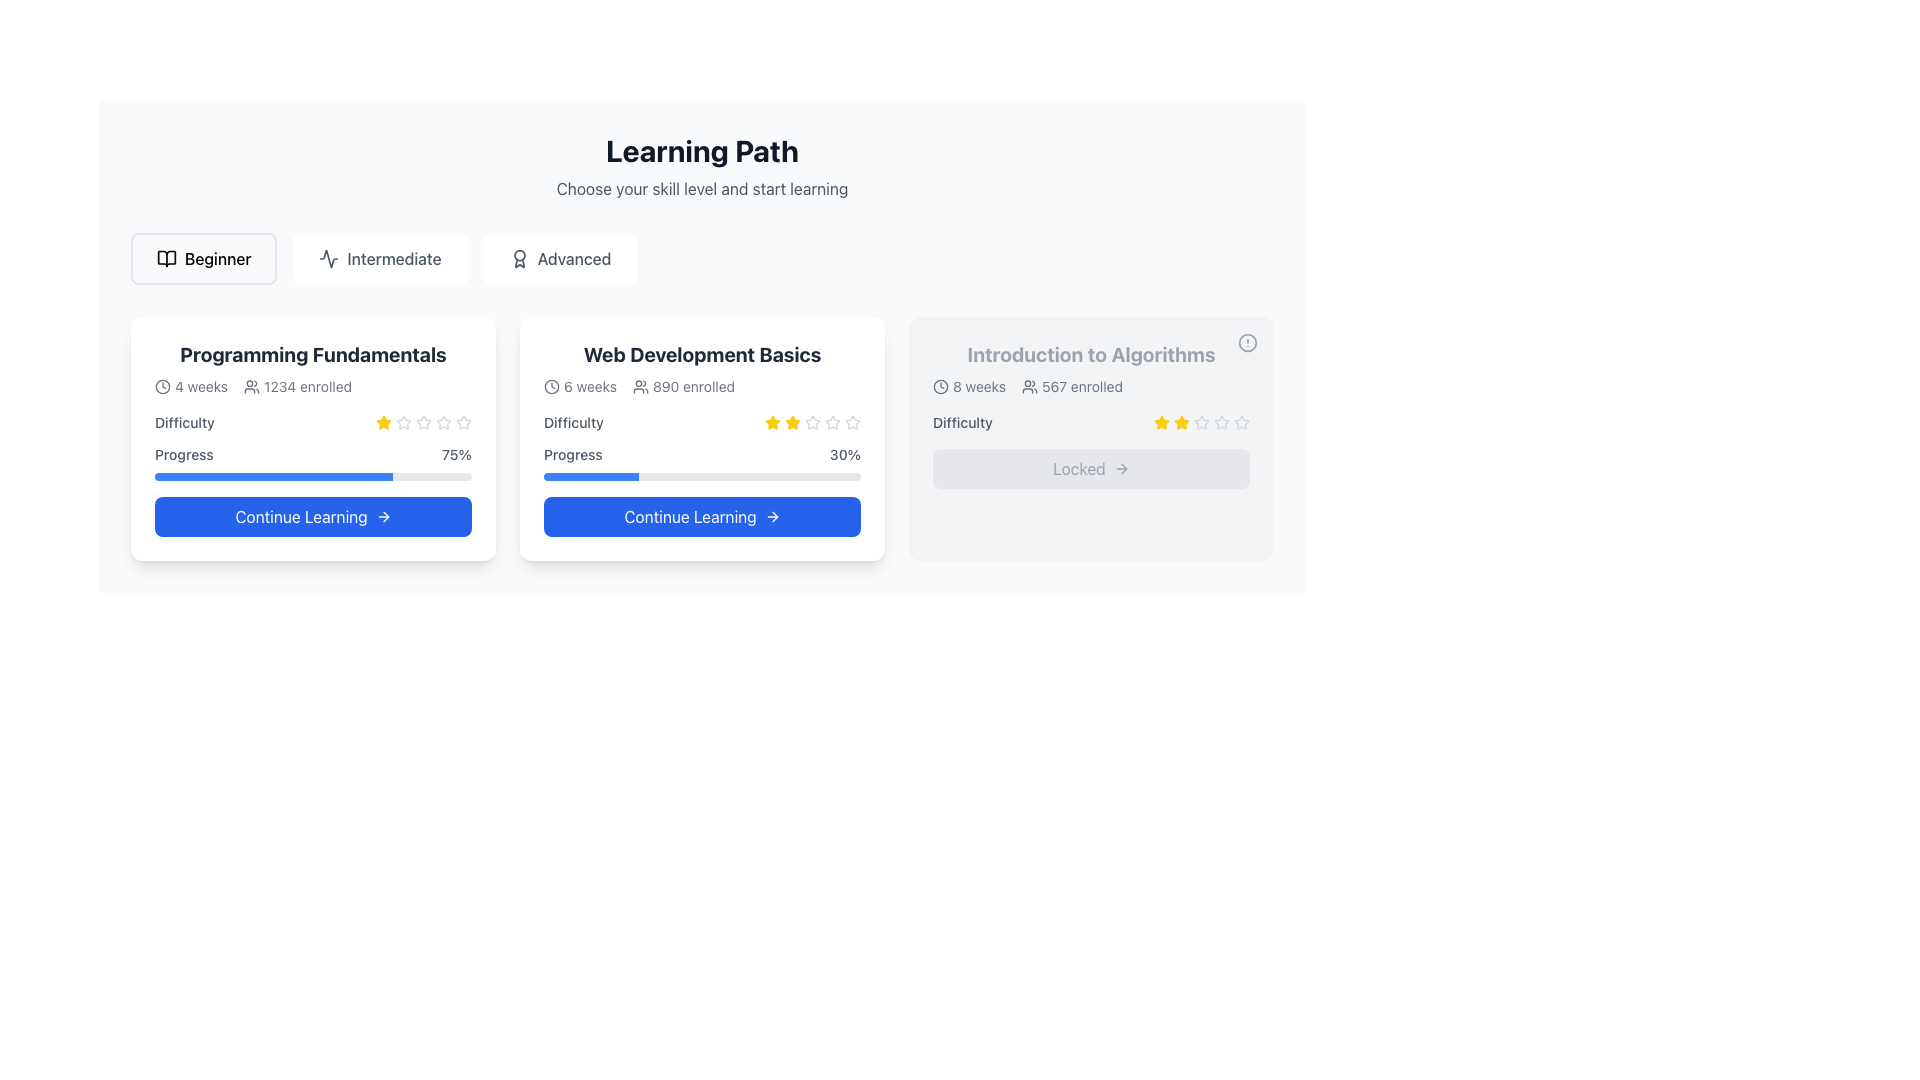  What do you see at coordinates (312, 477) in the screenshot?
I see `the horizontal progress bar with a blue filled portion indicating 75% progress, located within the 'Programming Fundamentals' card, beneath the 'Progress' label` at bounding box center [312, 477].